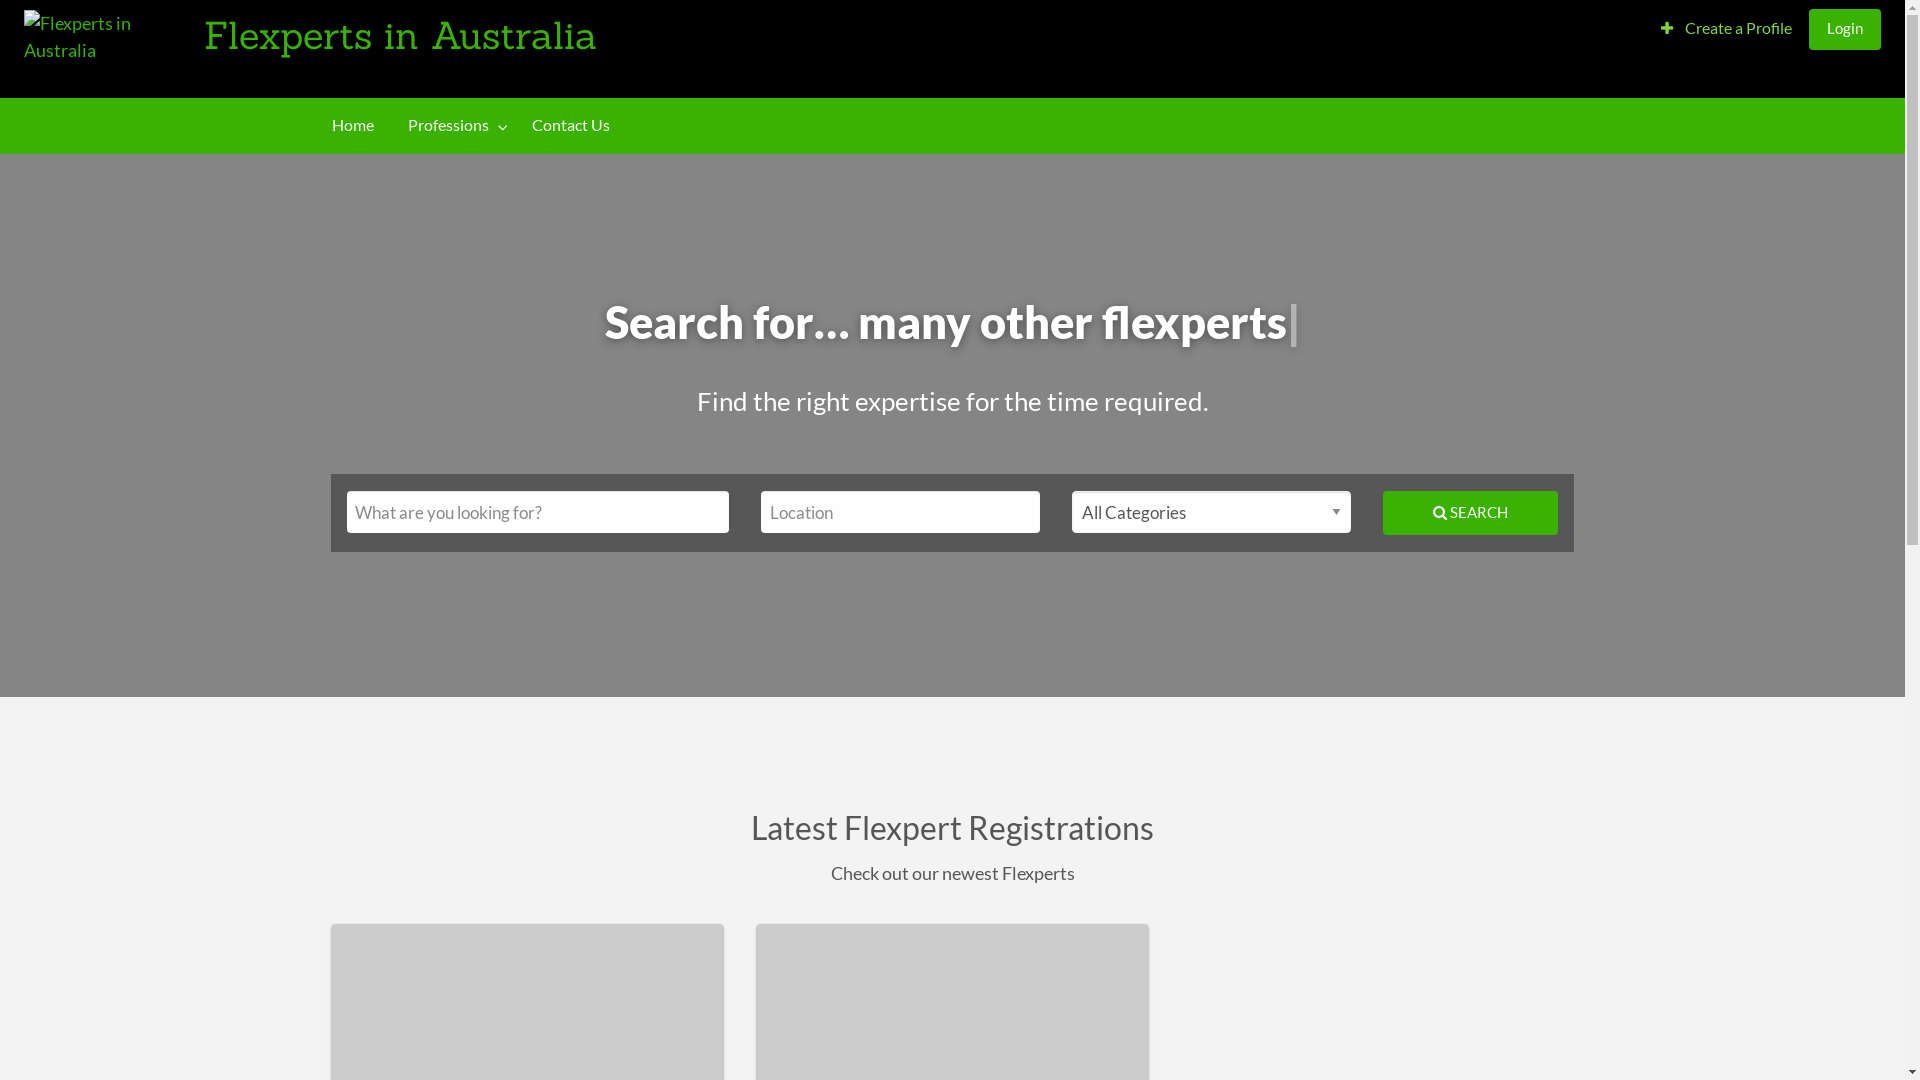 The width and height of the screenshot is (1920, 1080). Describe the element at coordinates (1470, 511) in the screenshot. I see `'SEARCH'` at that location.